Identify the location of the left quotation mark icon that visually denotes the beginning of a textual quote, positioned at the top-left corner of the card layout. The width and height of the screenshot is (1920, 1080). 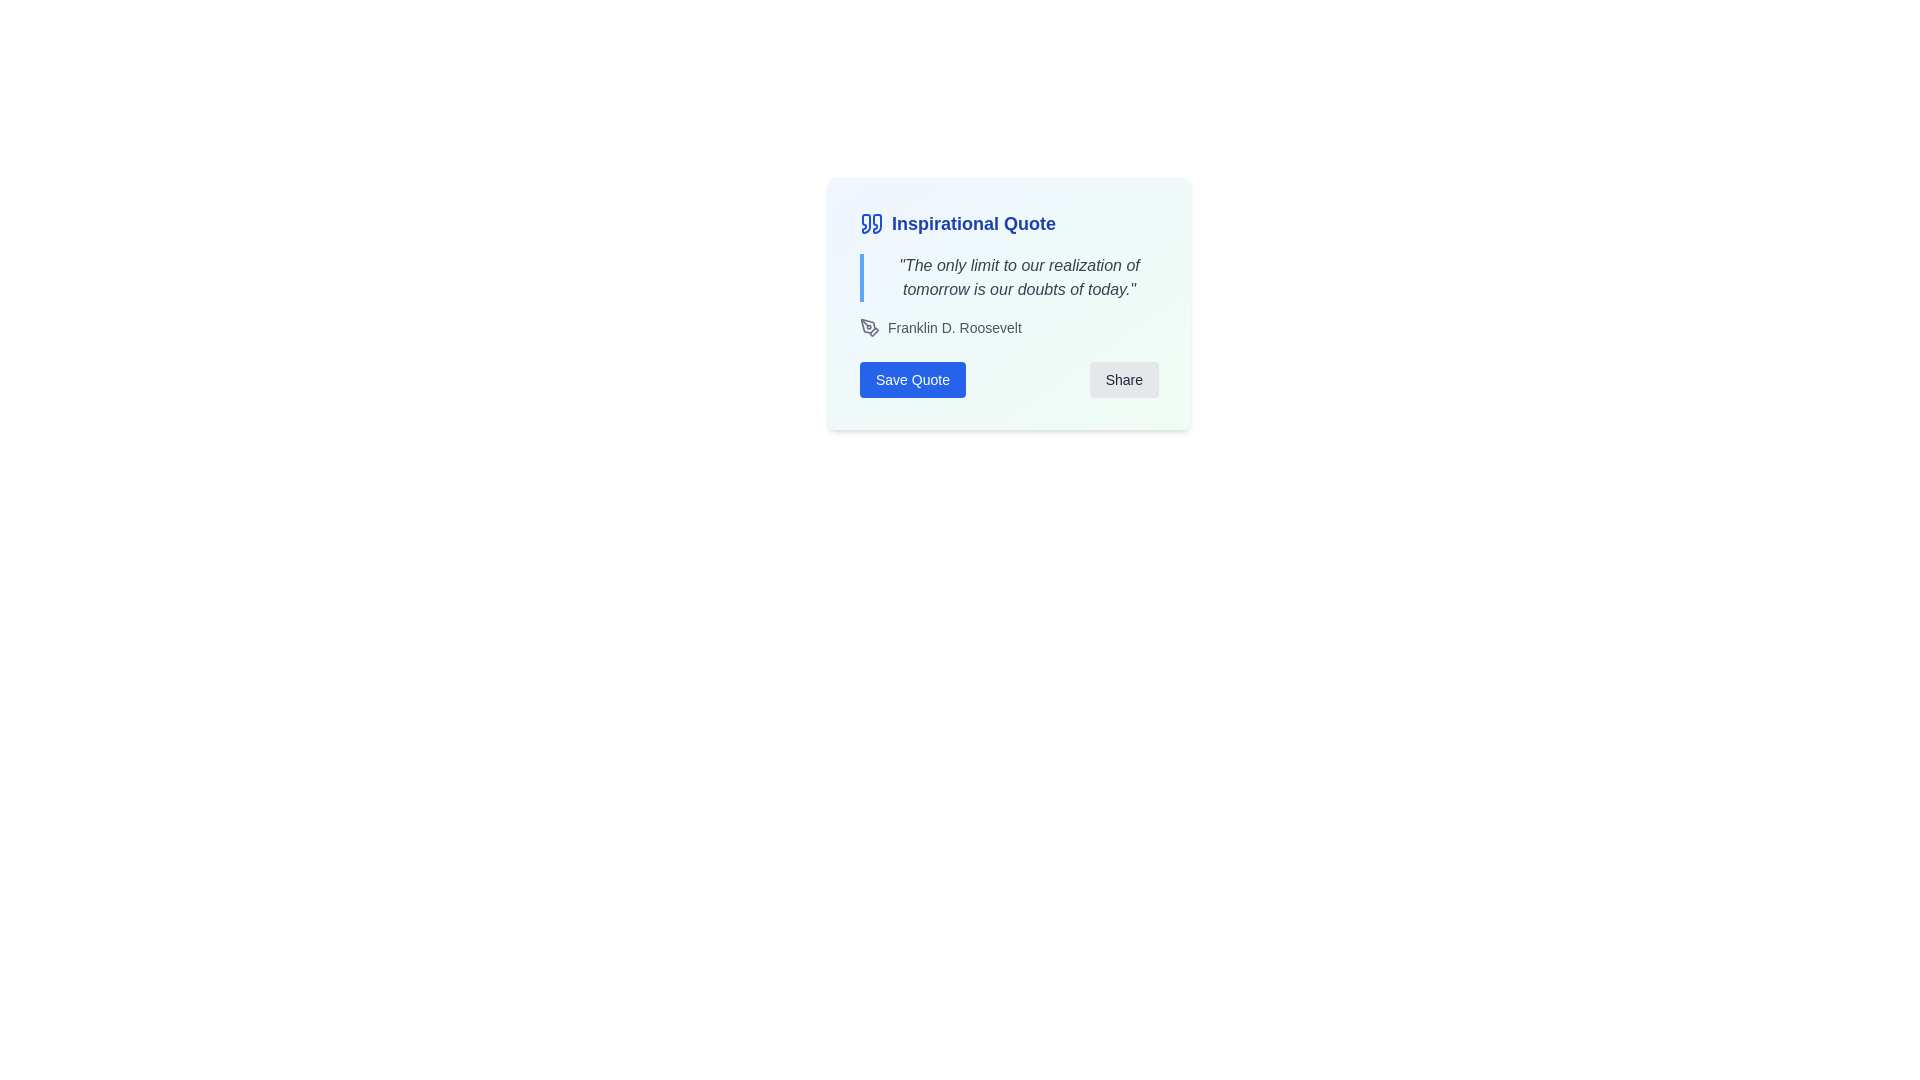
(866, 223).